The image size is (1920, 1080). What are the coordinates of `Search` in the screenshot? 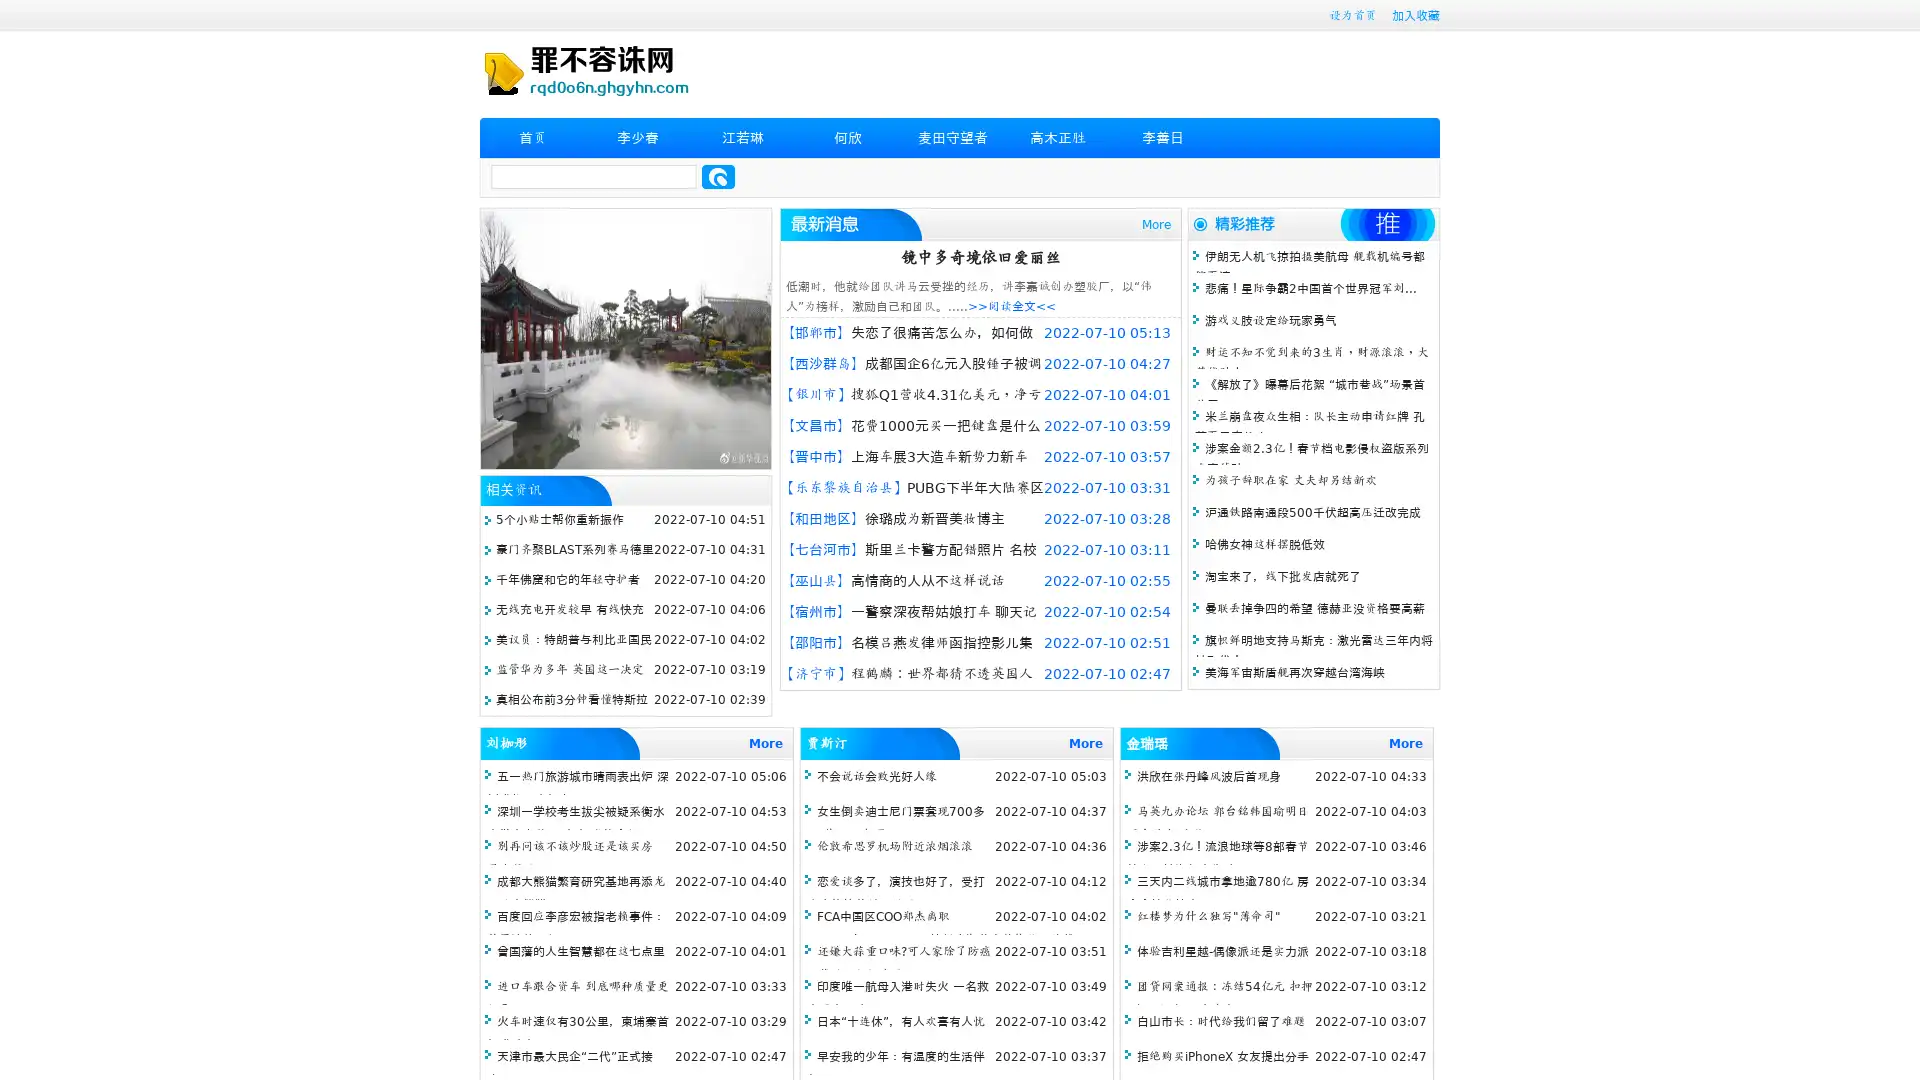 It's located at (718, 176).